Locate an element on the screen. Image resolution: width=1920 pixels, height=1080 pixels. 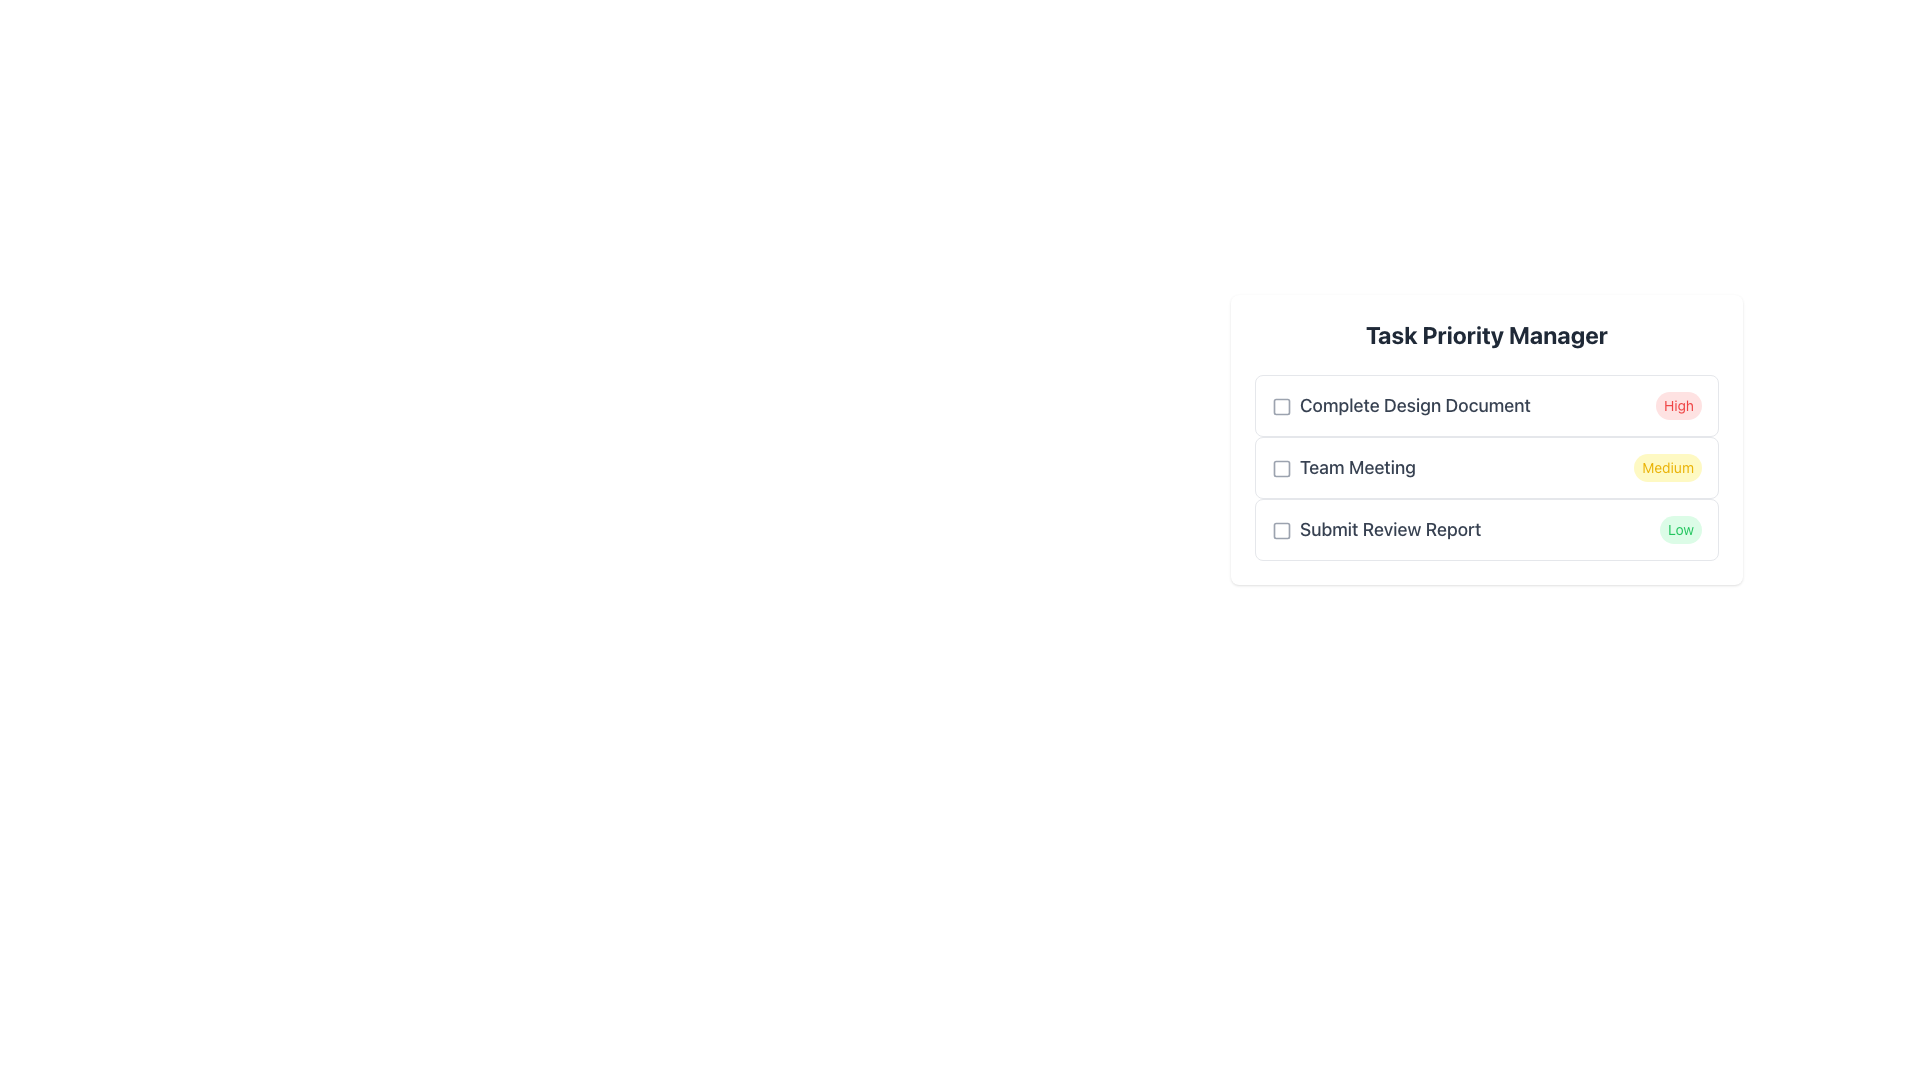
the 'Team Meeting' task entry is located at coordinates (1487, 467).